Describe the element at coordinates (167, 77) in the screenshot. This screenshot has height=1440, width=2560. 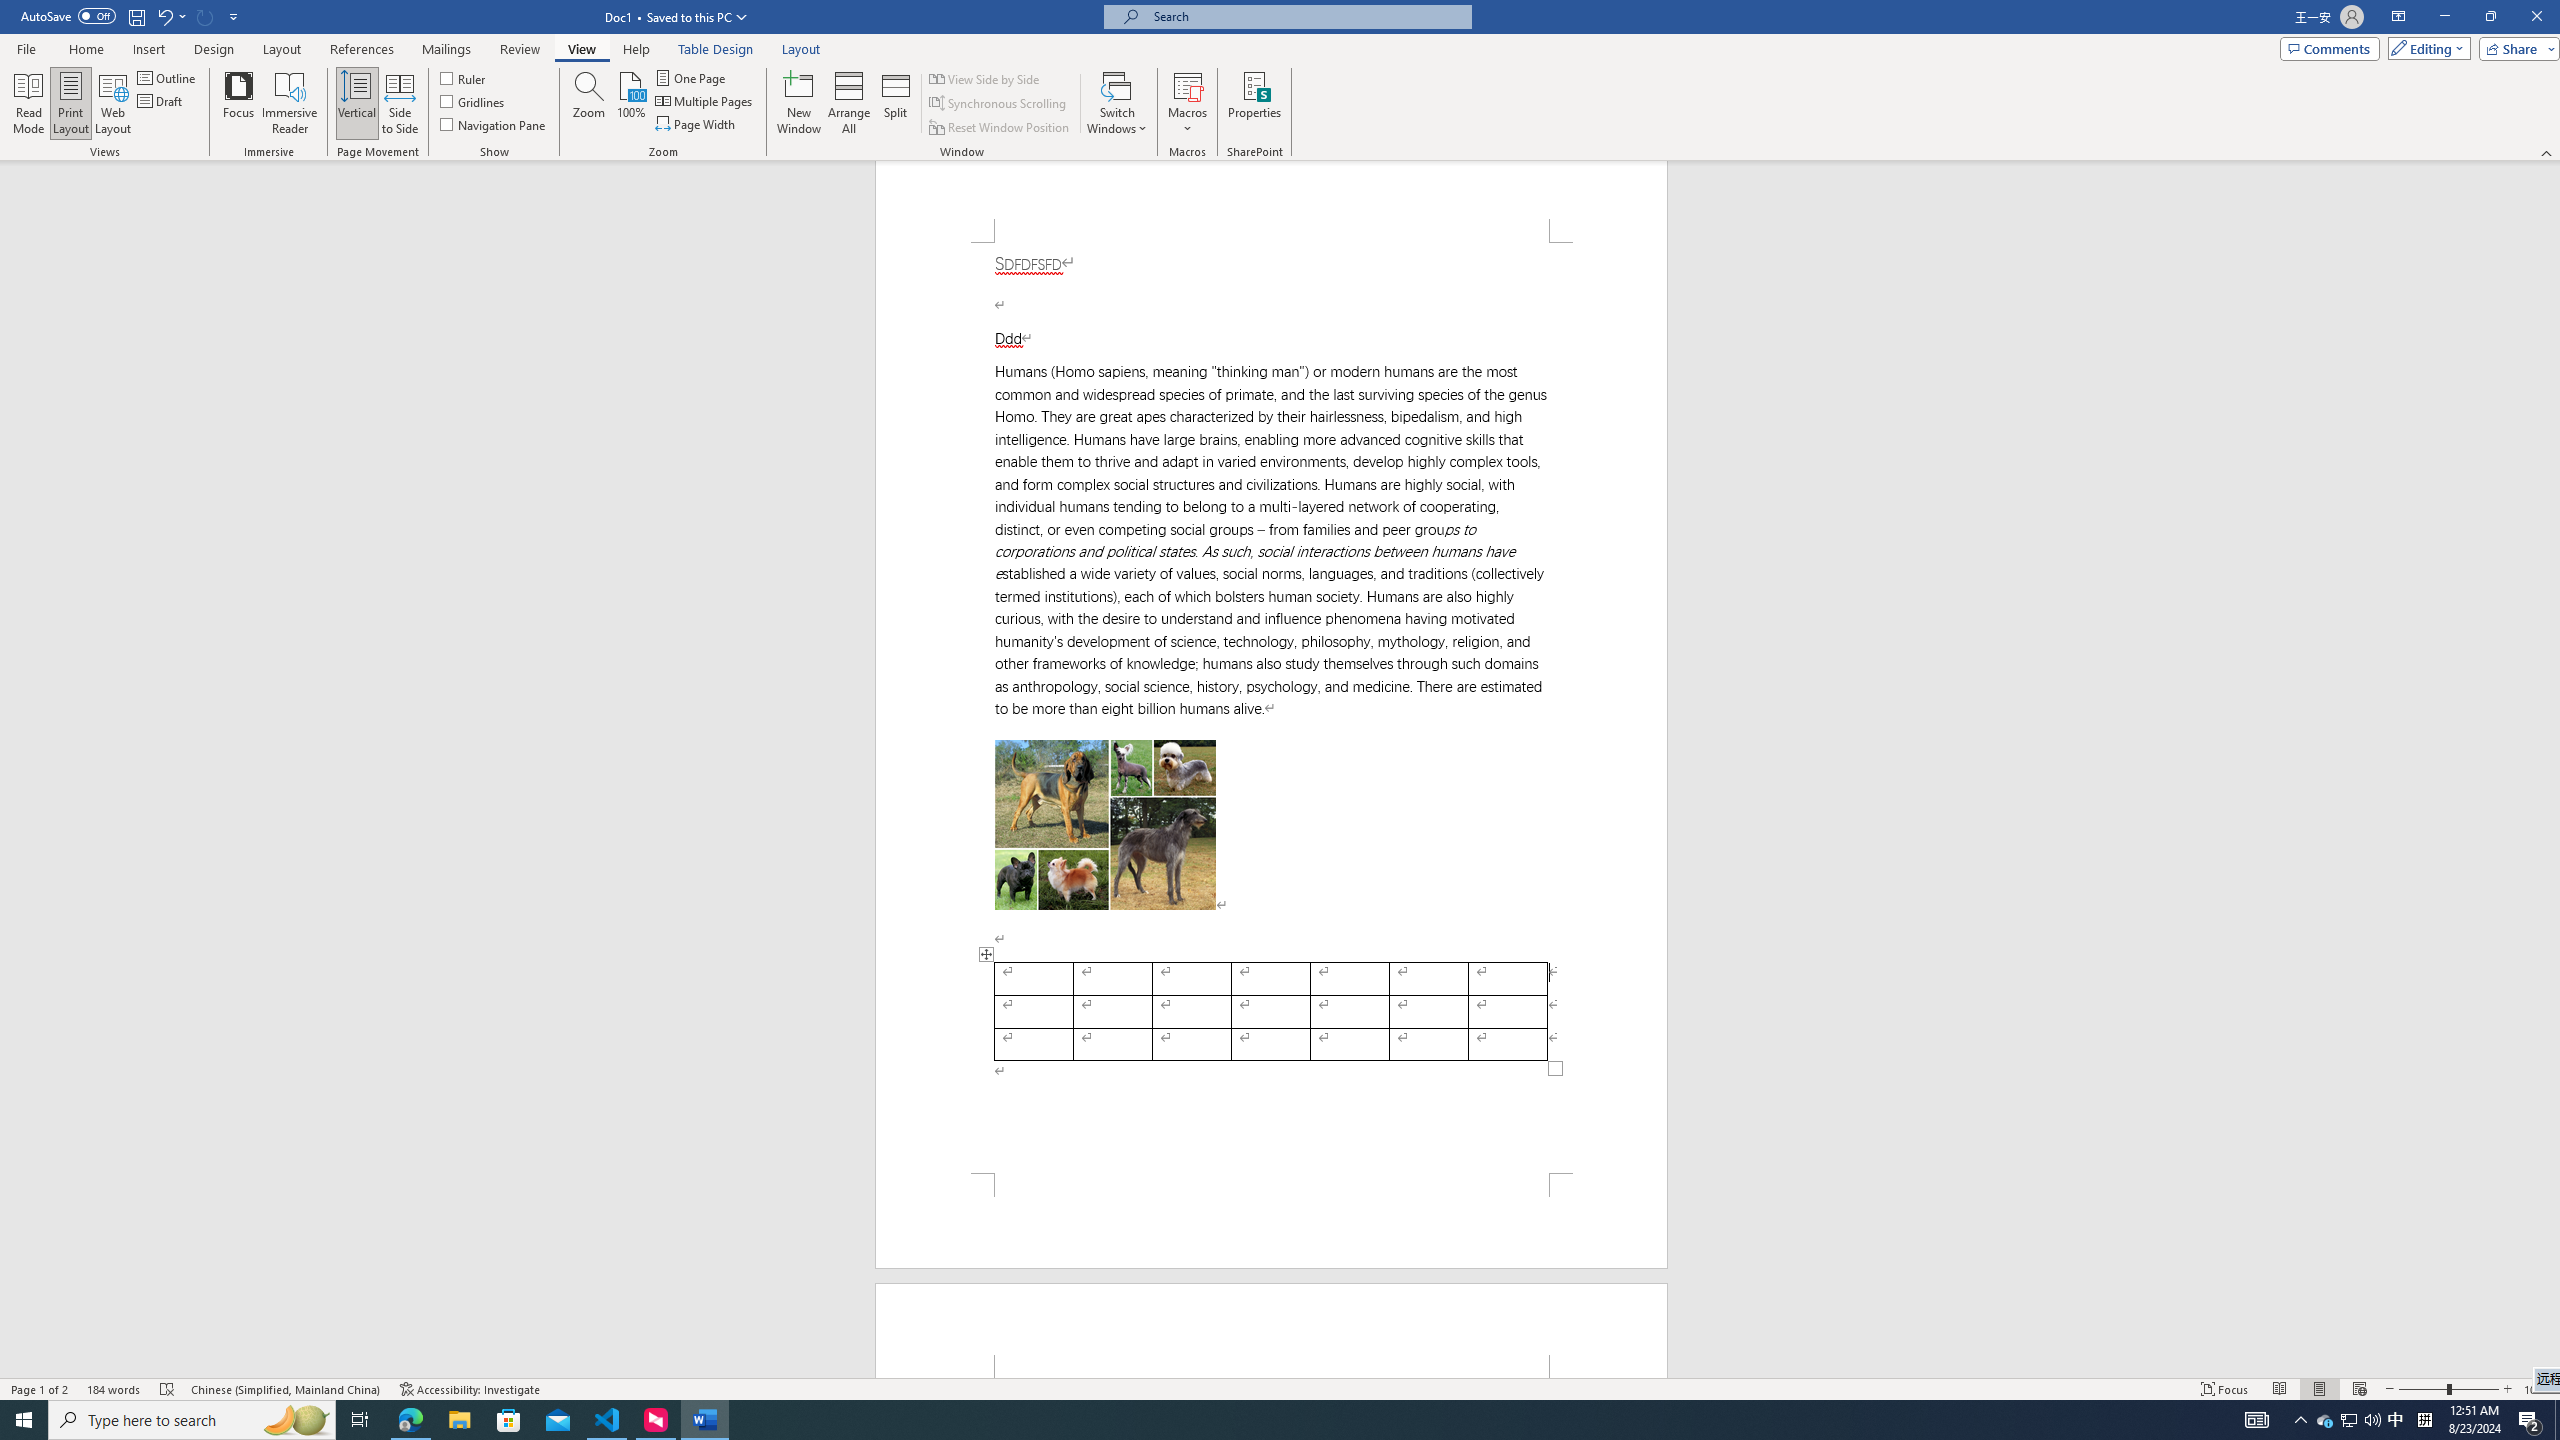
I see `'Outline'` at that location.